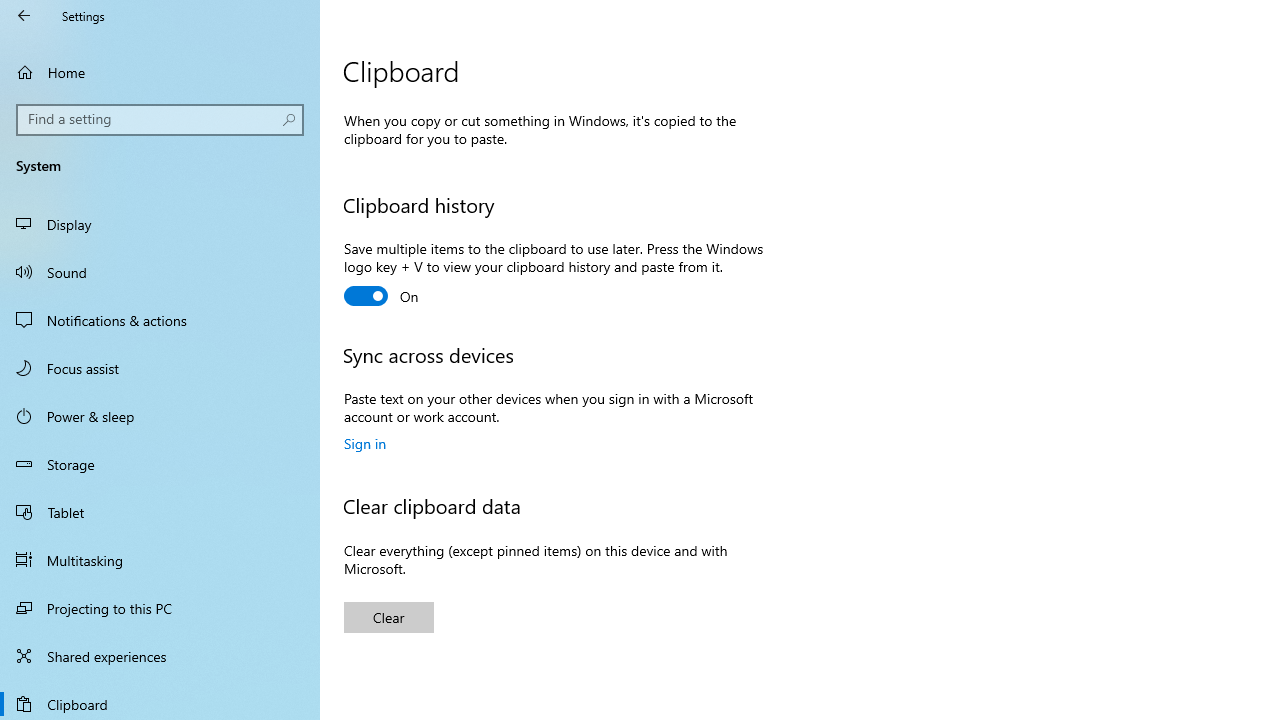 Image resolution: width=1280 pixels, height=720 pixels. I want to click on 'Back', so click(24, 15).